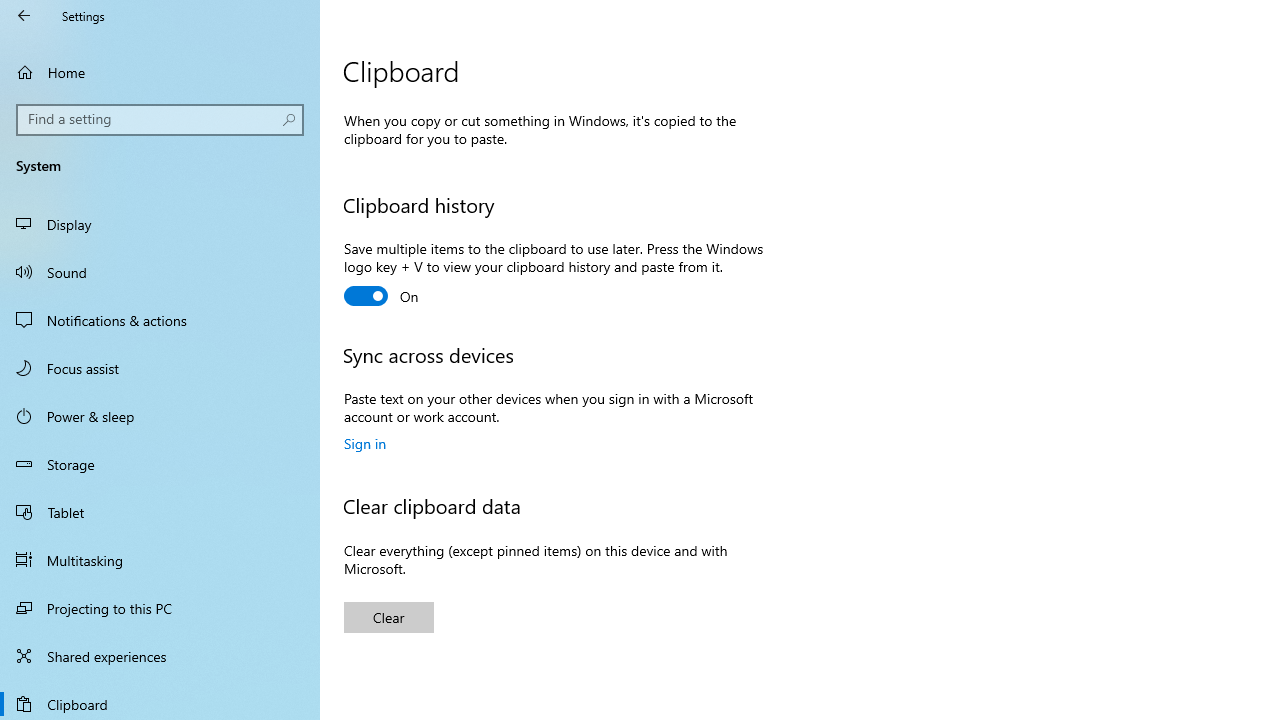 Image resolution: width=1280 pixels, height=720 pixels. I want to click on 'Back', so click(24, 15).